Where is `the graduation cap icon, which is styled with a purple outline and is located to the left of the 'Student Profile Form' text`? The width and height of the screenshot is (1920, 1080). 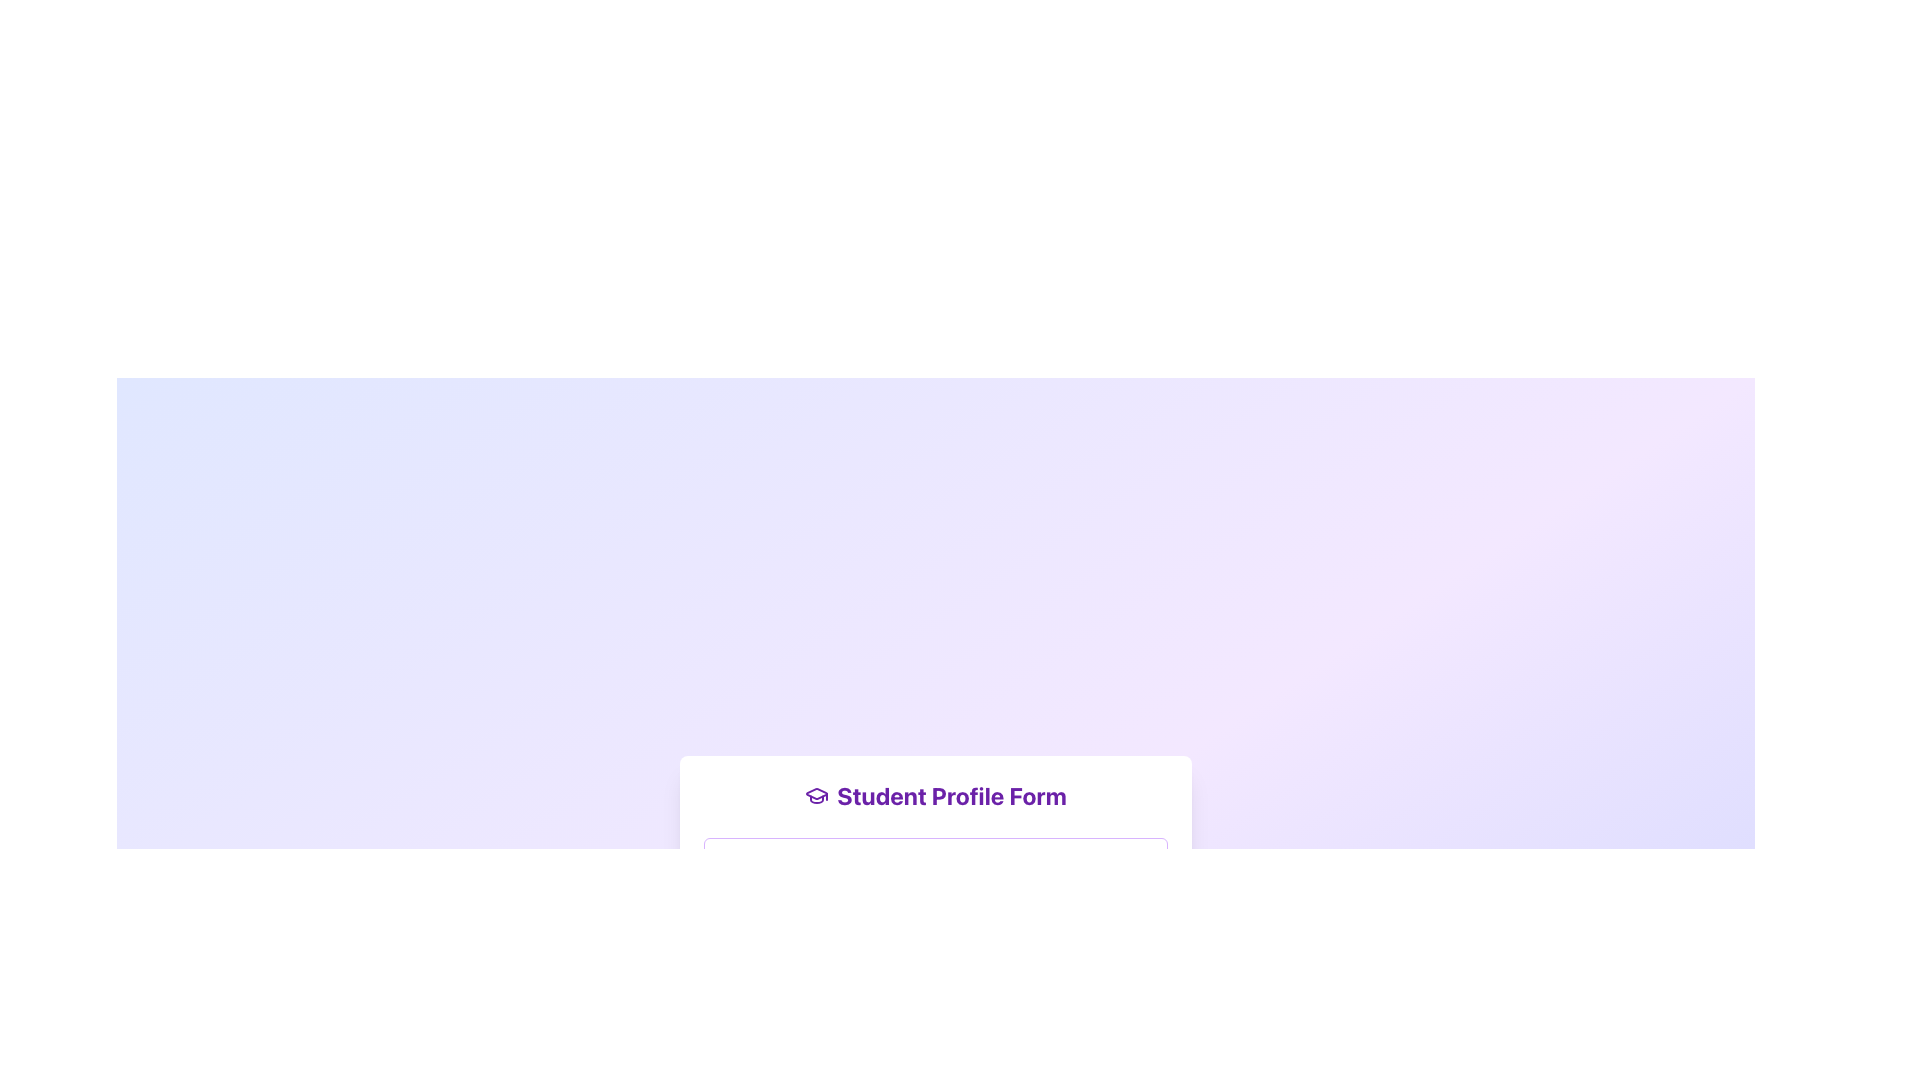
the graduation cap icon, which is styled with a purple outline and is located to the left of the 'Student Profile Form' text is located at coordinates (817, 794).